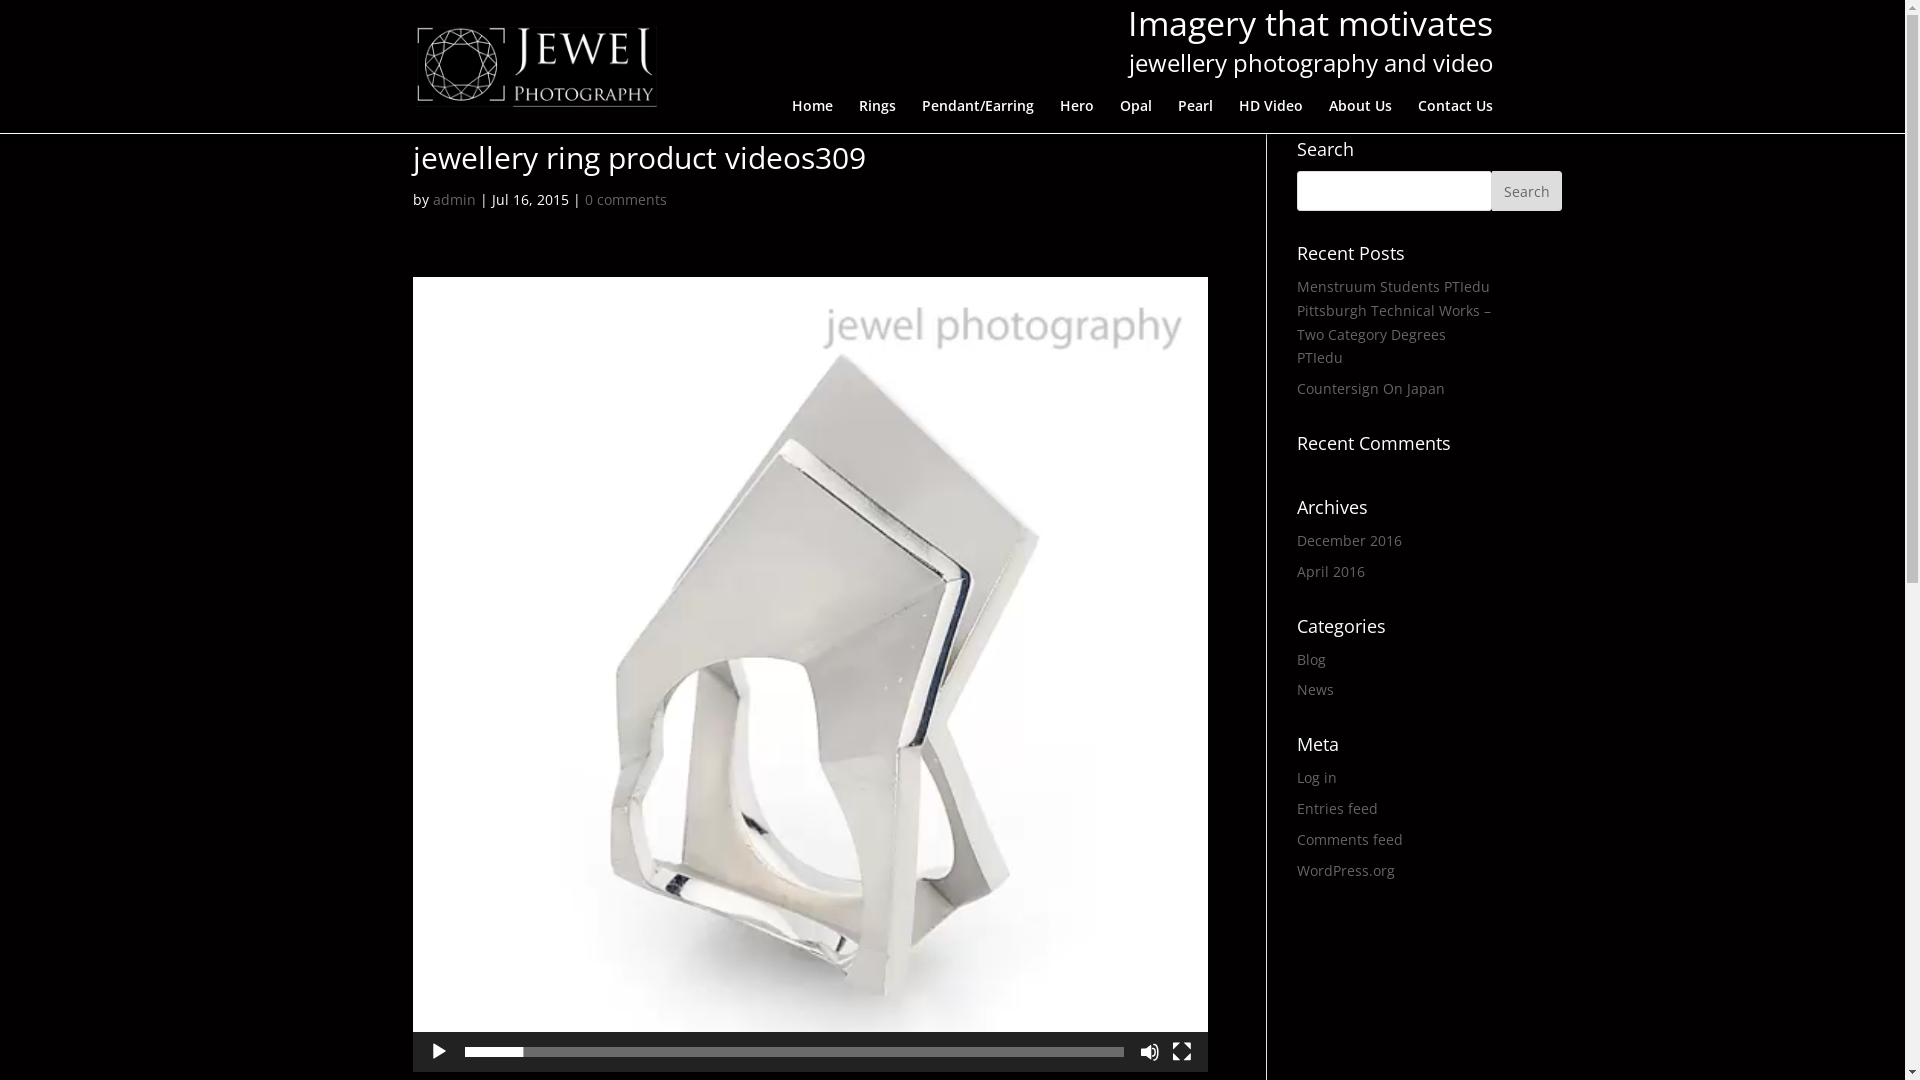 This screenshot has height=1080, width=1920. I want to click on 'December 2016', so click(1349, 540).